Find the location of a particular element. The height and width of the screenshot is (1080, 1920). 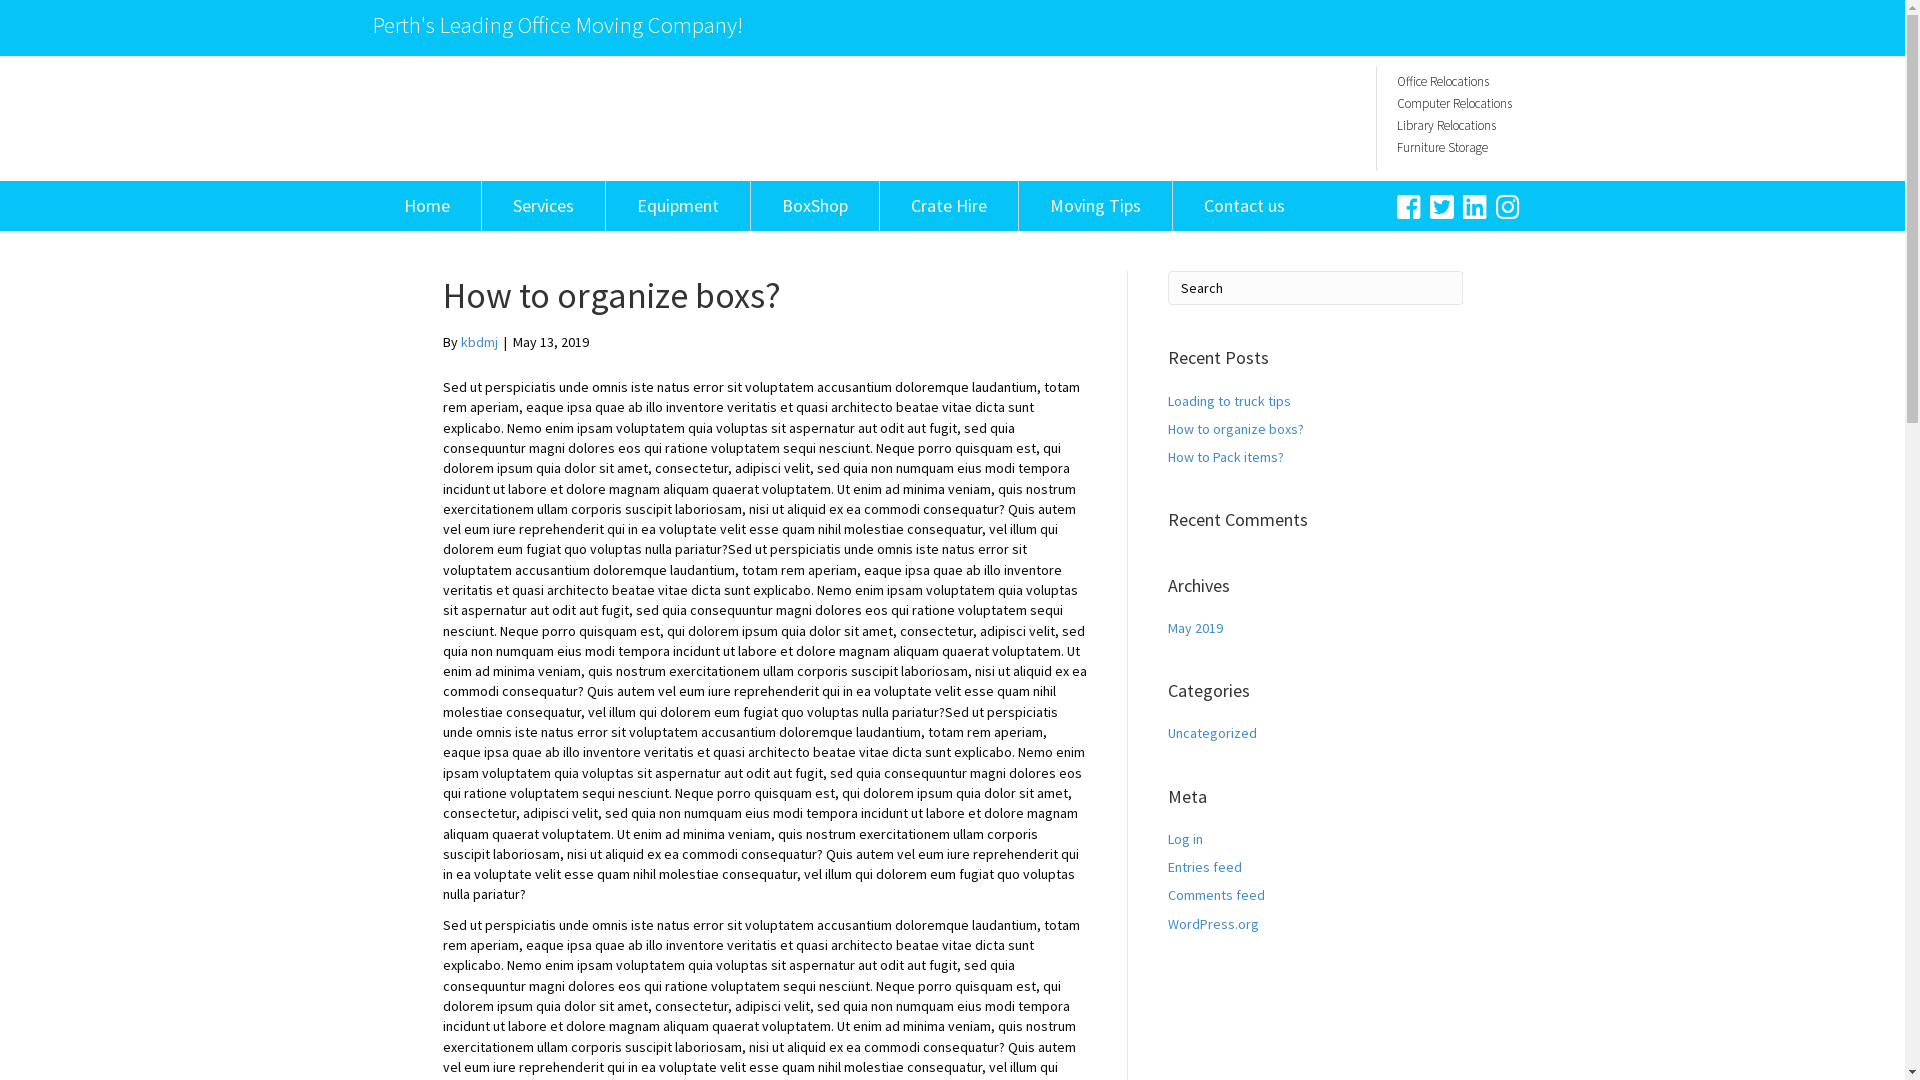

'Moving Tips' is located at coordinates (1093, 205).